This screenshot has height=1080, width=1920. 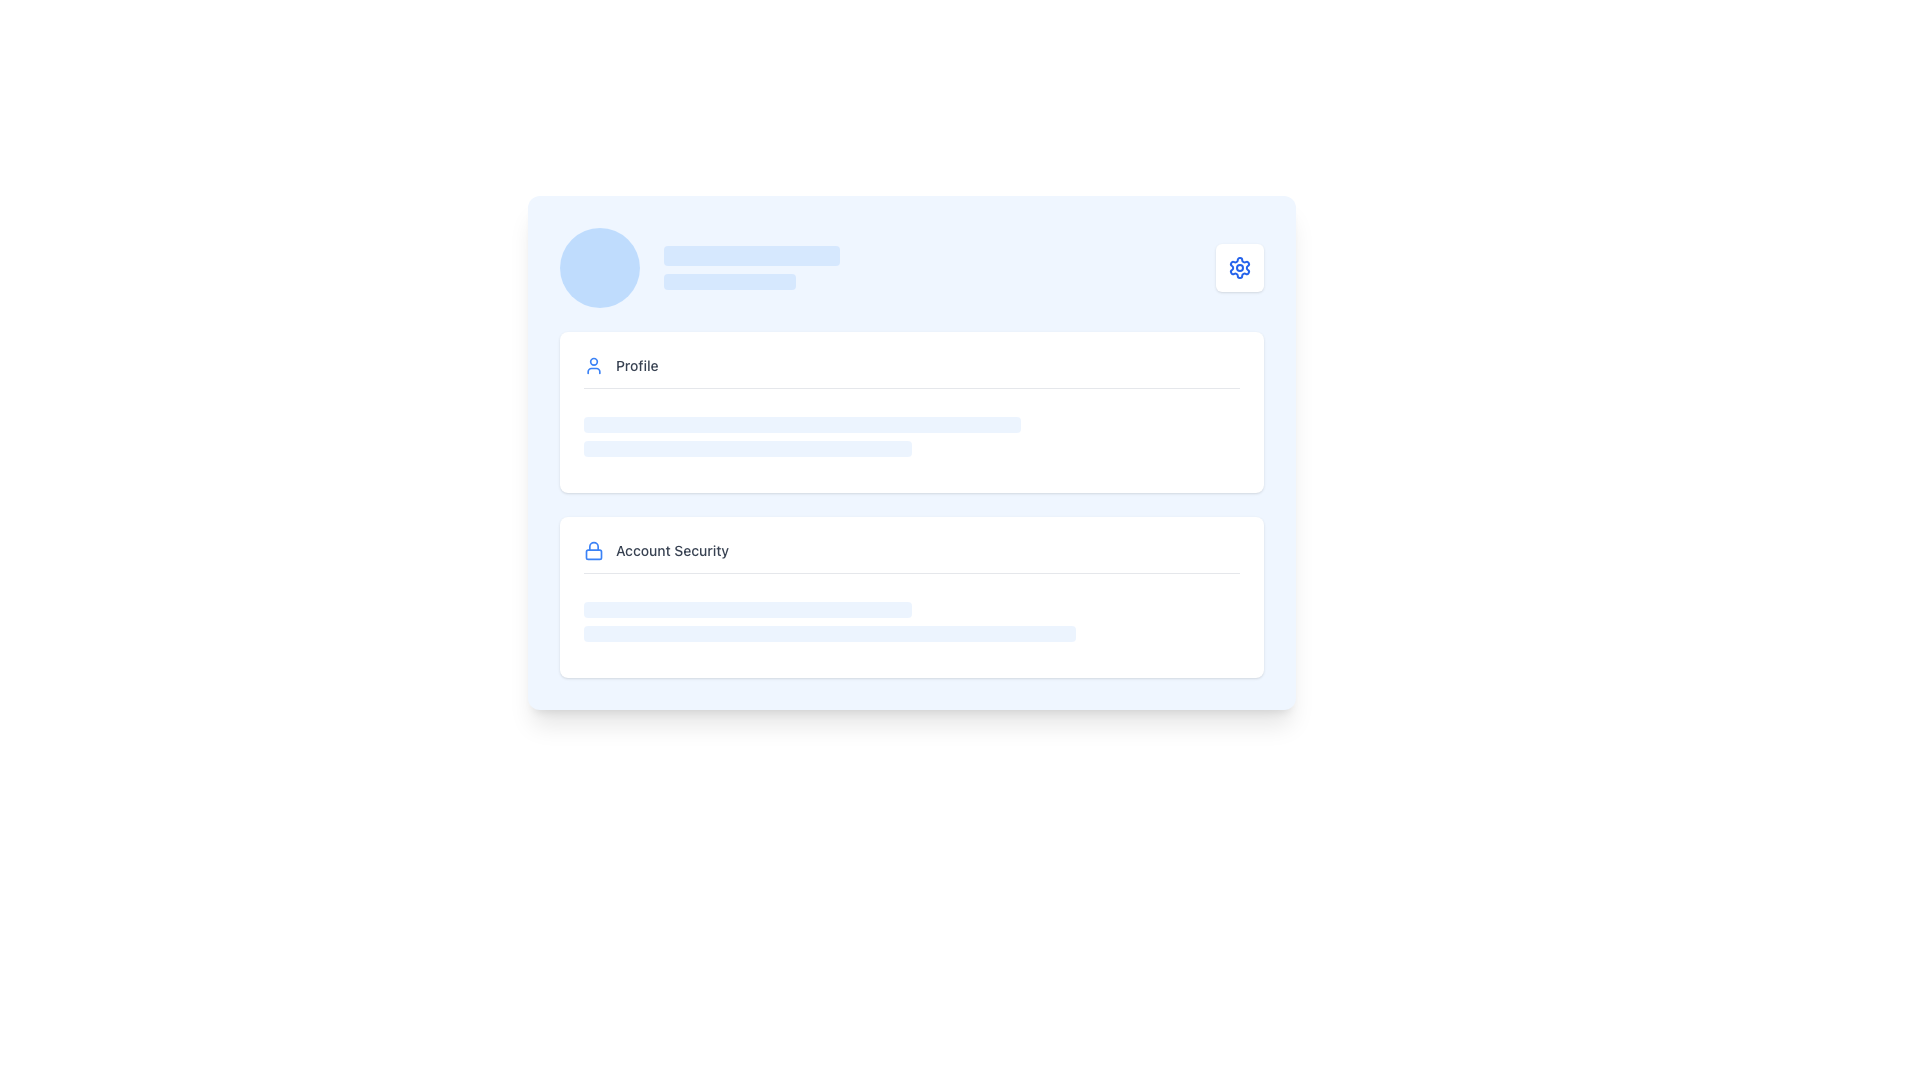 I want to click on the circular visual placeholder located at the top-left corner of the user panel, which serves as a decorative loading animation, so click(x=599, y=266).